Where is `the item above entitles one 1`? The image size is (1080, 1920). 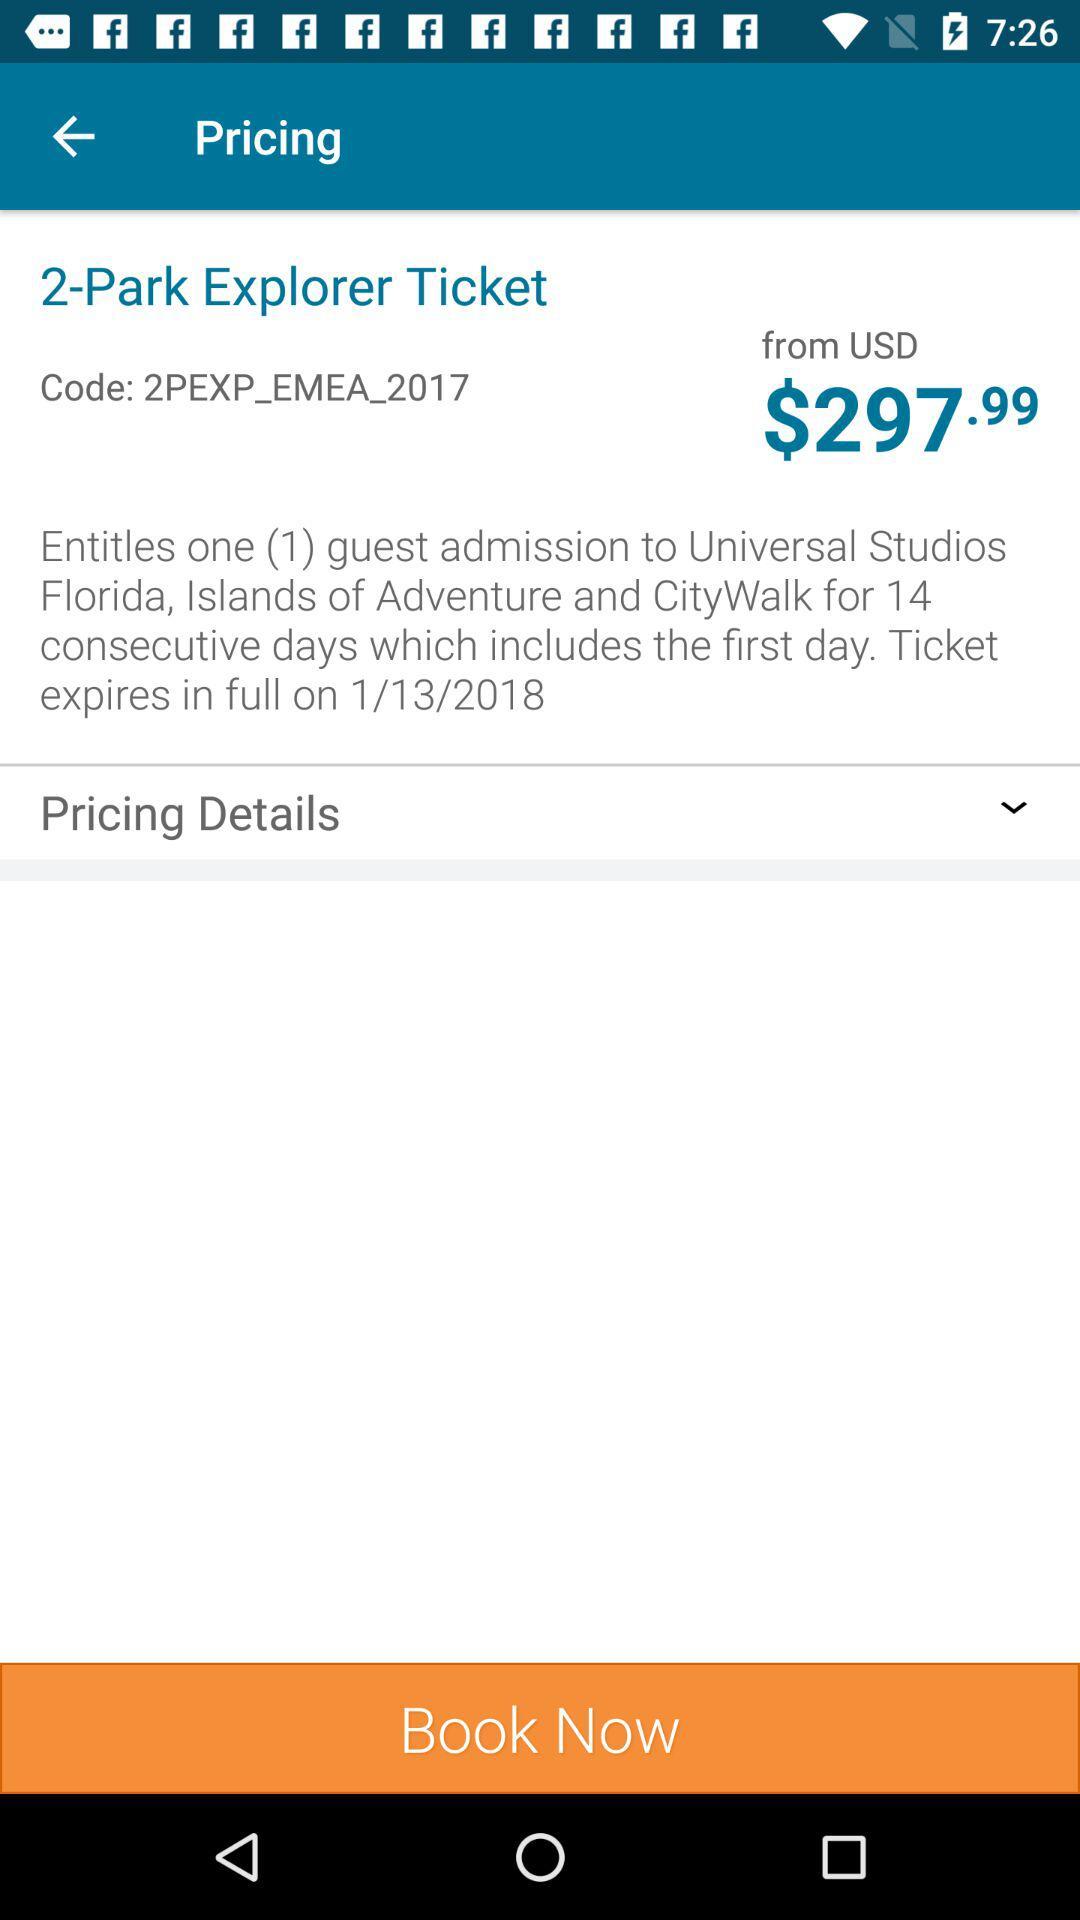 the item above entitles one 1 is located at coordinates (1002, 402).